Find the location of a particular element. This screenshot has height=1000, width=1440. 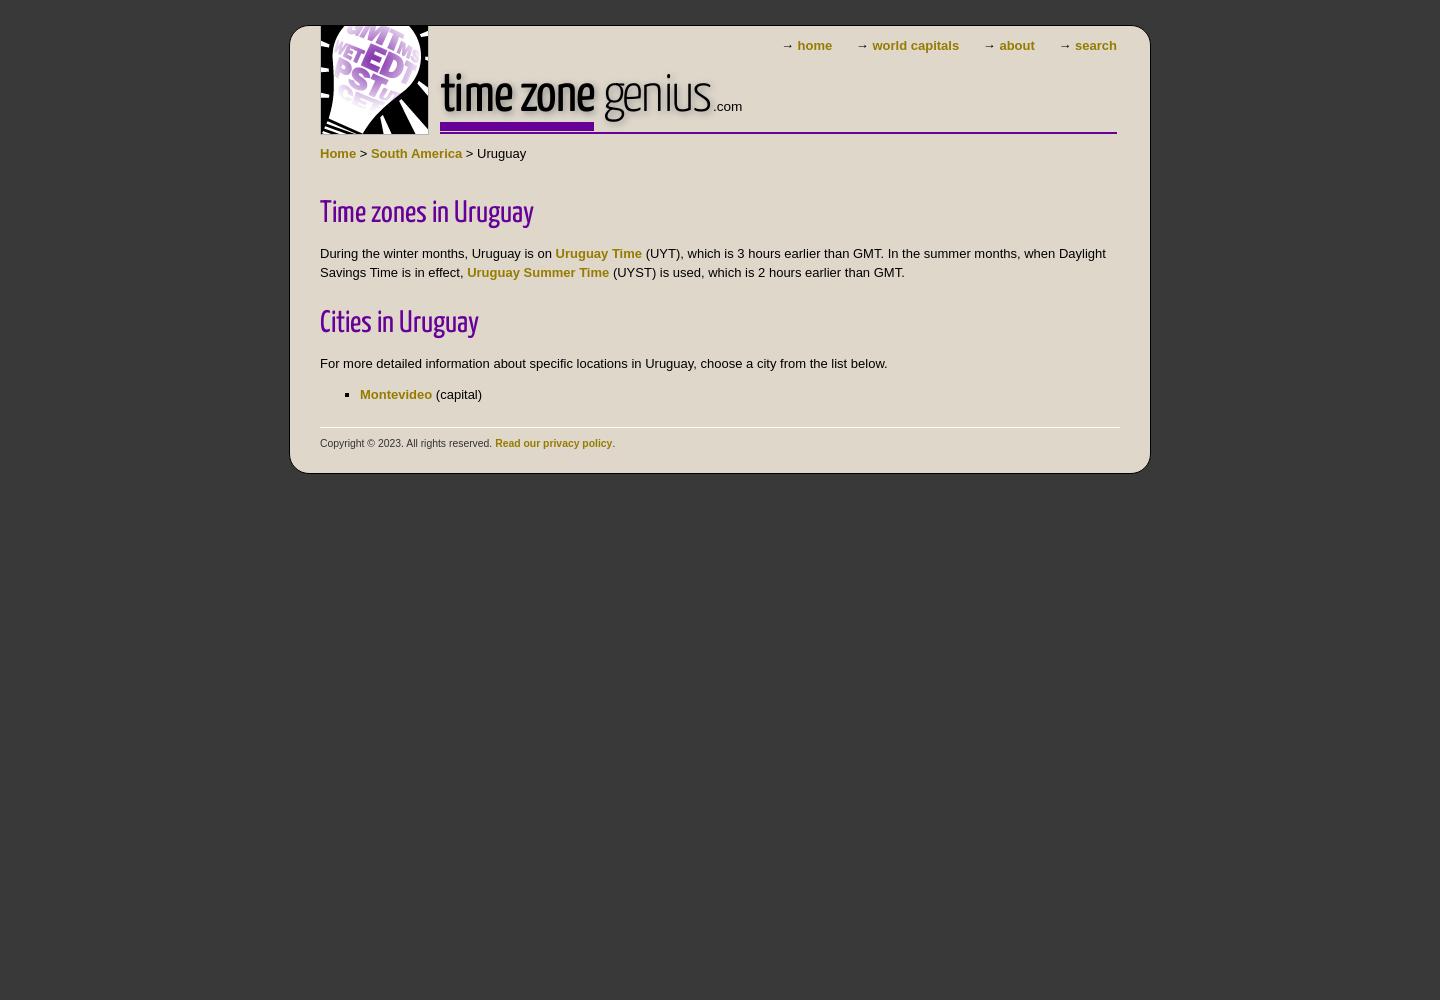

'.com' is located at coordinates (724, 105).